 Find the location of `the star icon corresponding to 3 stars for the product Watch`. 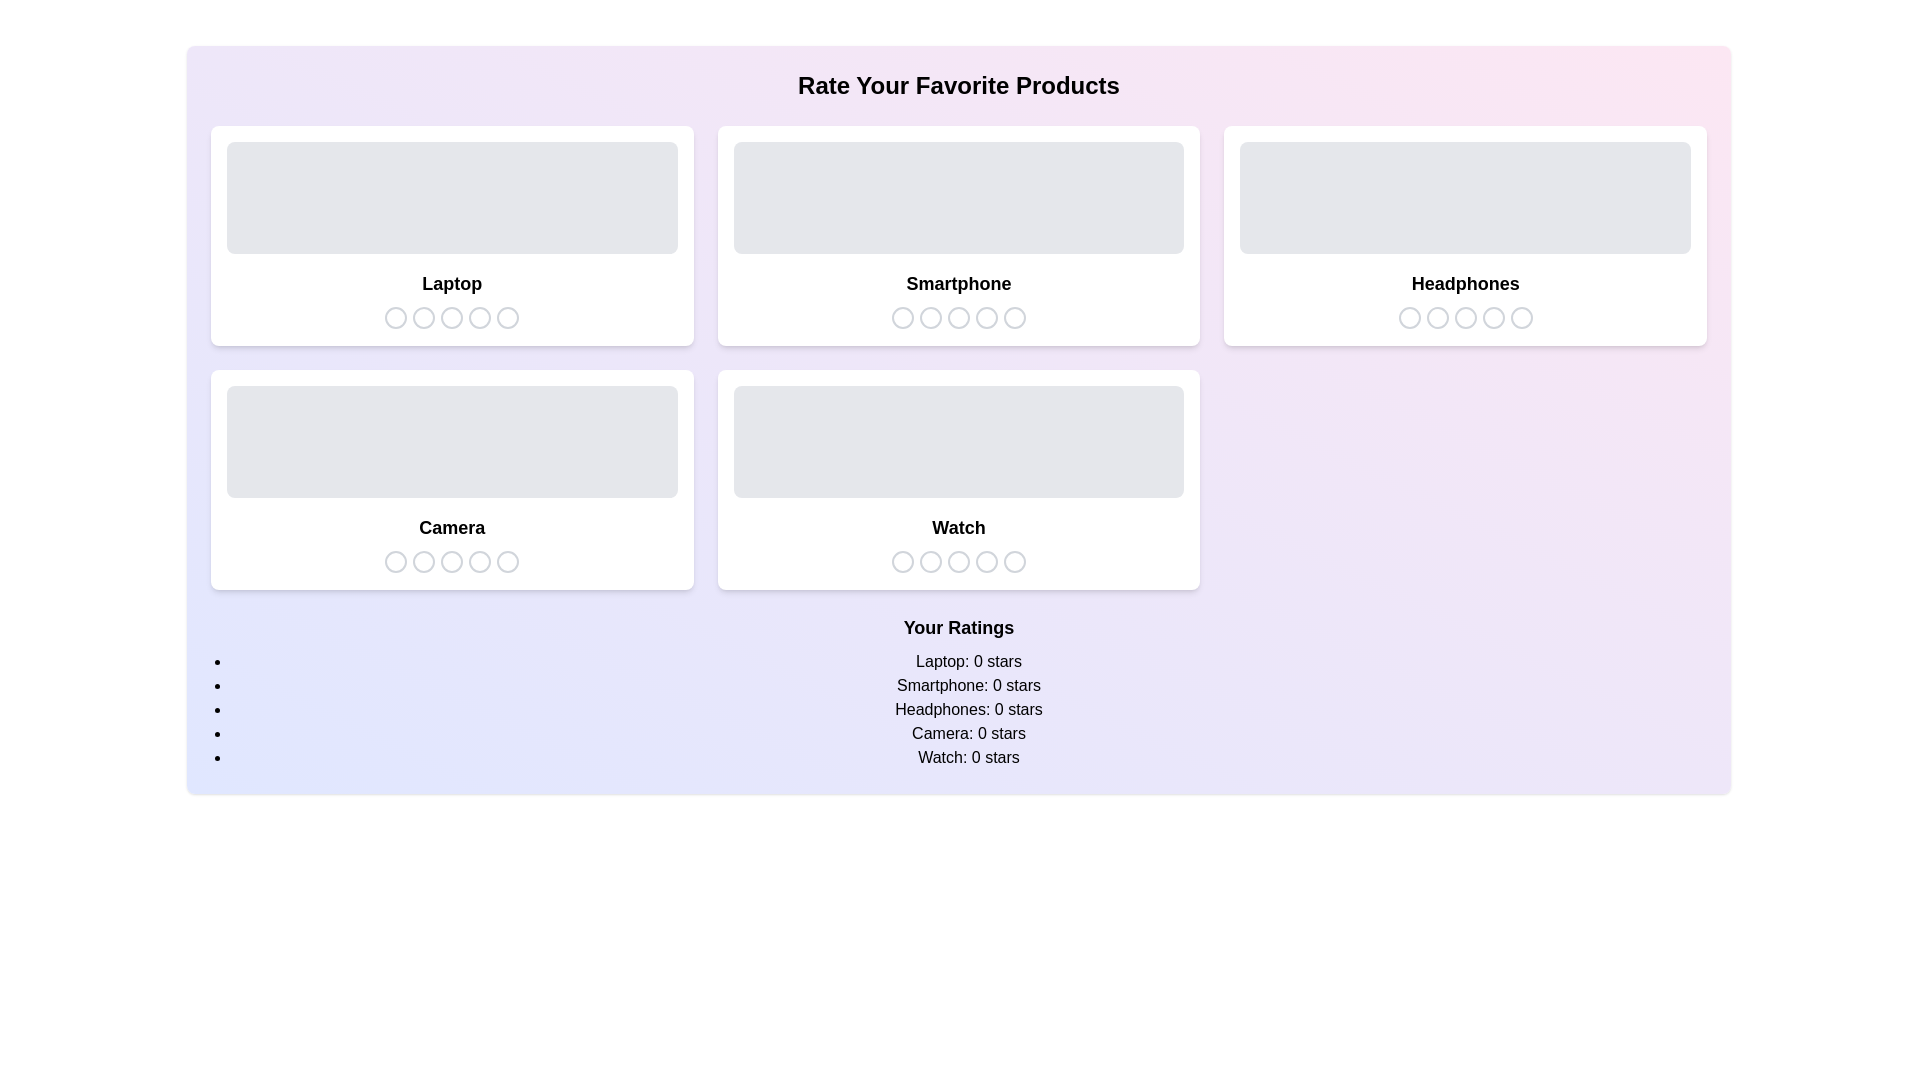

the star icon corresponding to 3 stars for the product Watch is located at coordinates (957, 562).